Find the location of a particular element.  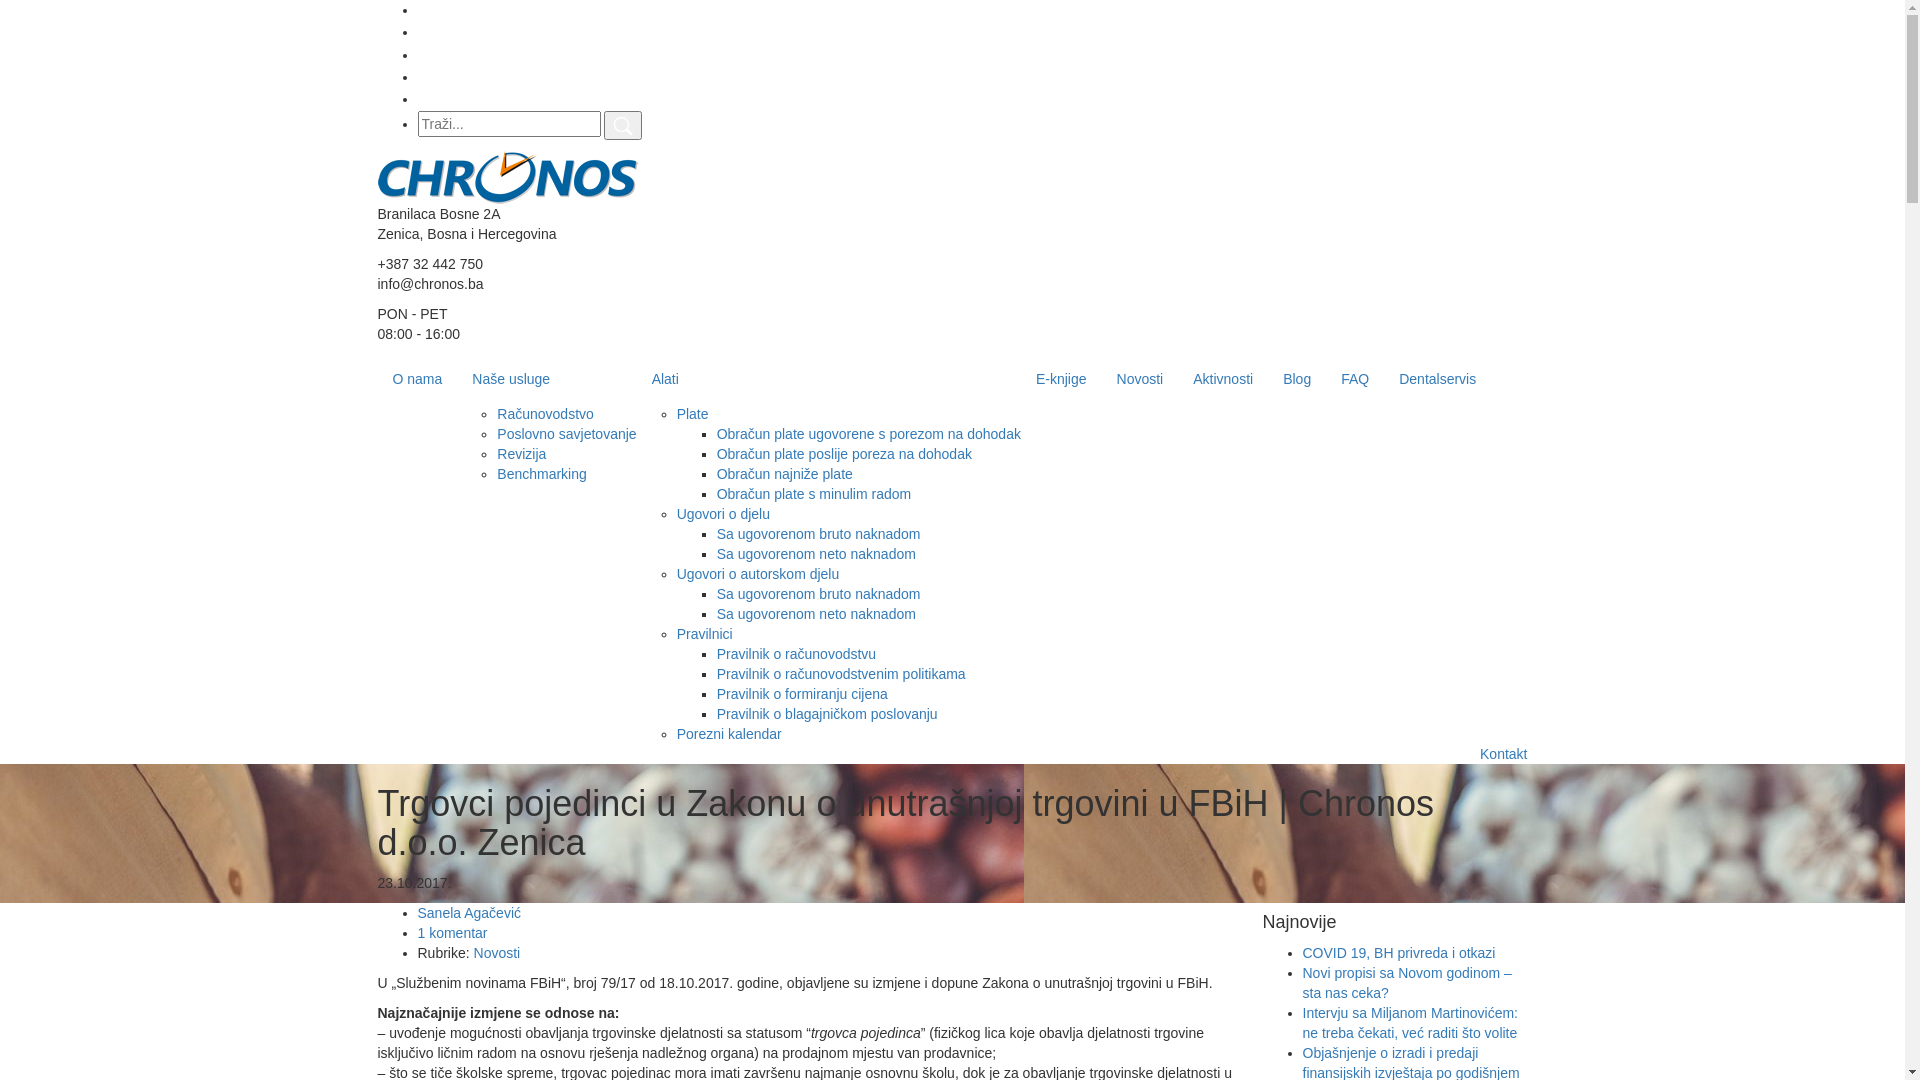

'Kontakt' is located at coordinates (1503, 753).